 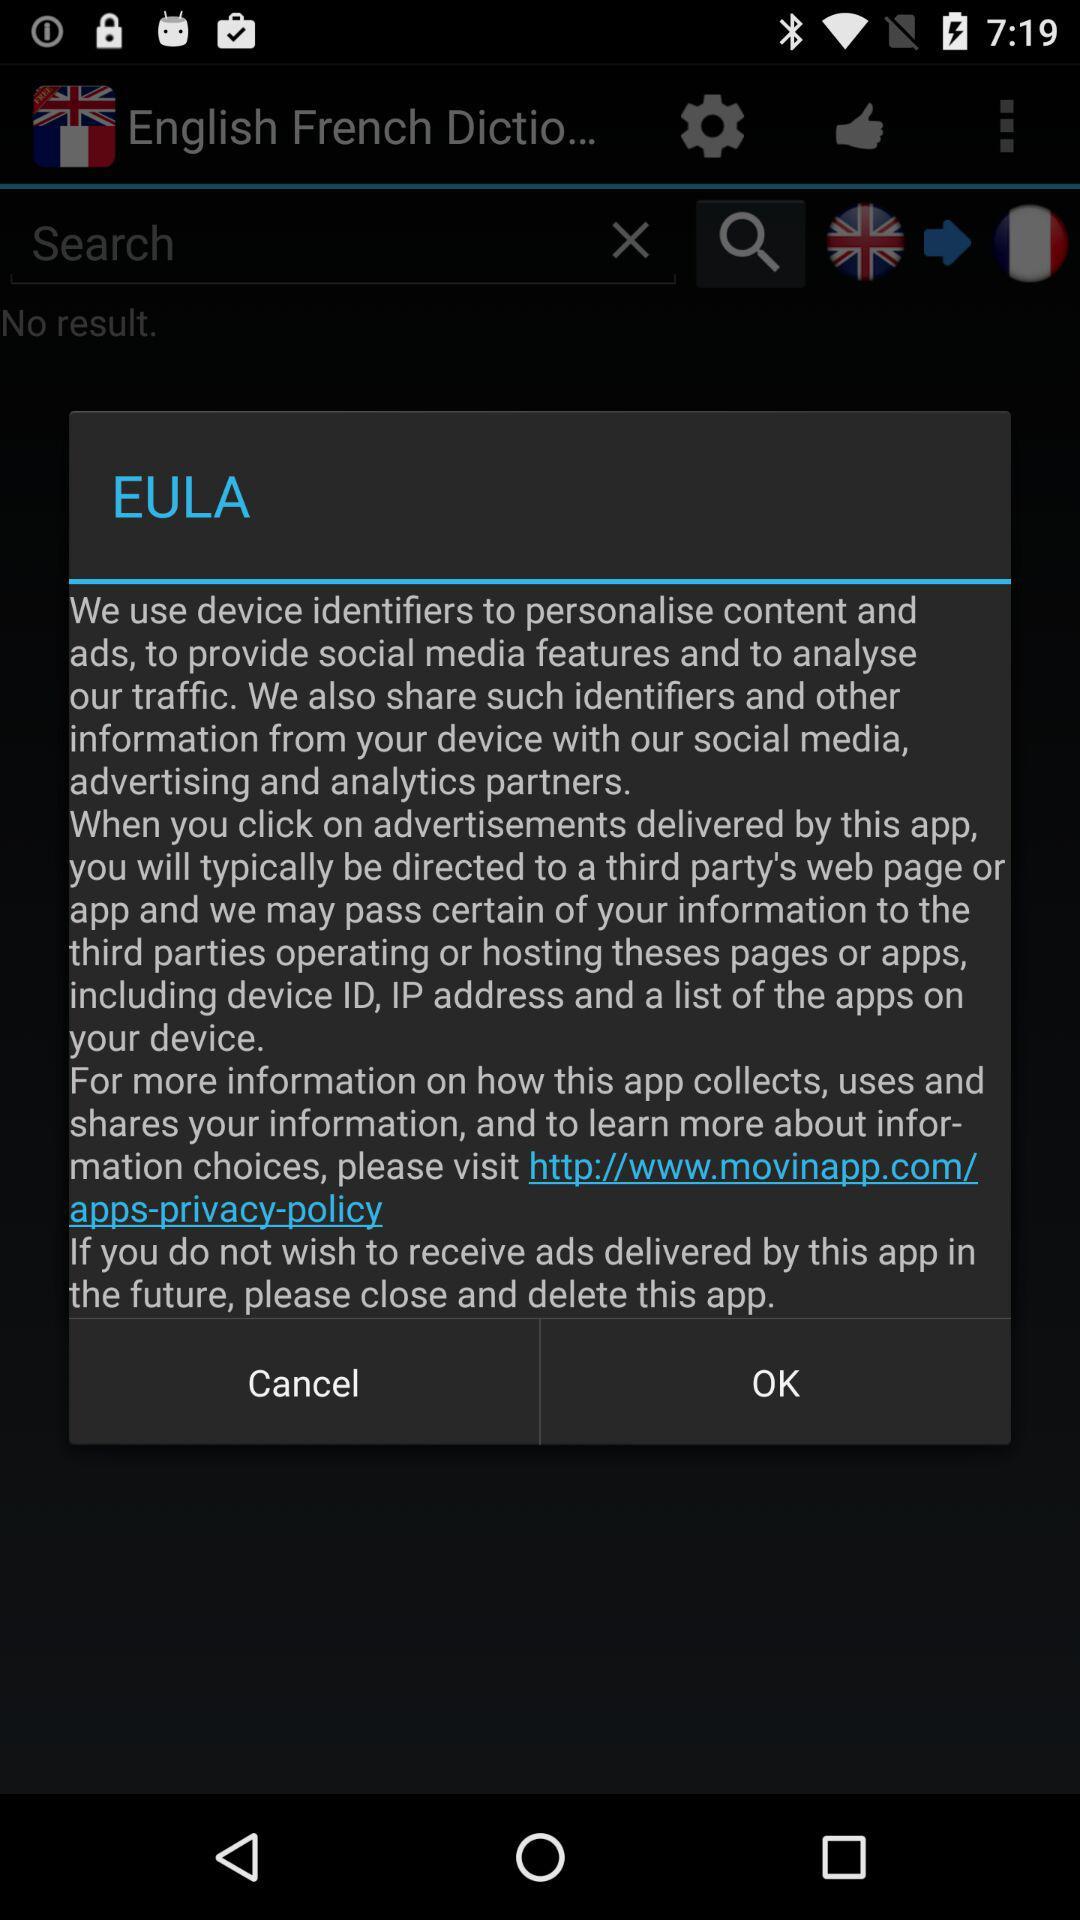 What do you see at coordinates (774, 1381) in the screenshot?
I see `the ok icon` at bounding box center [774, 1381].